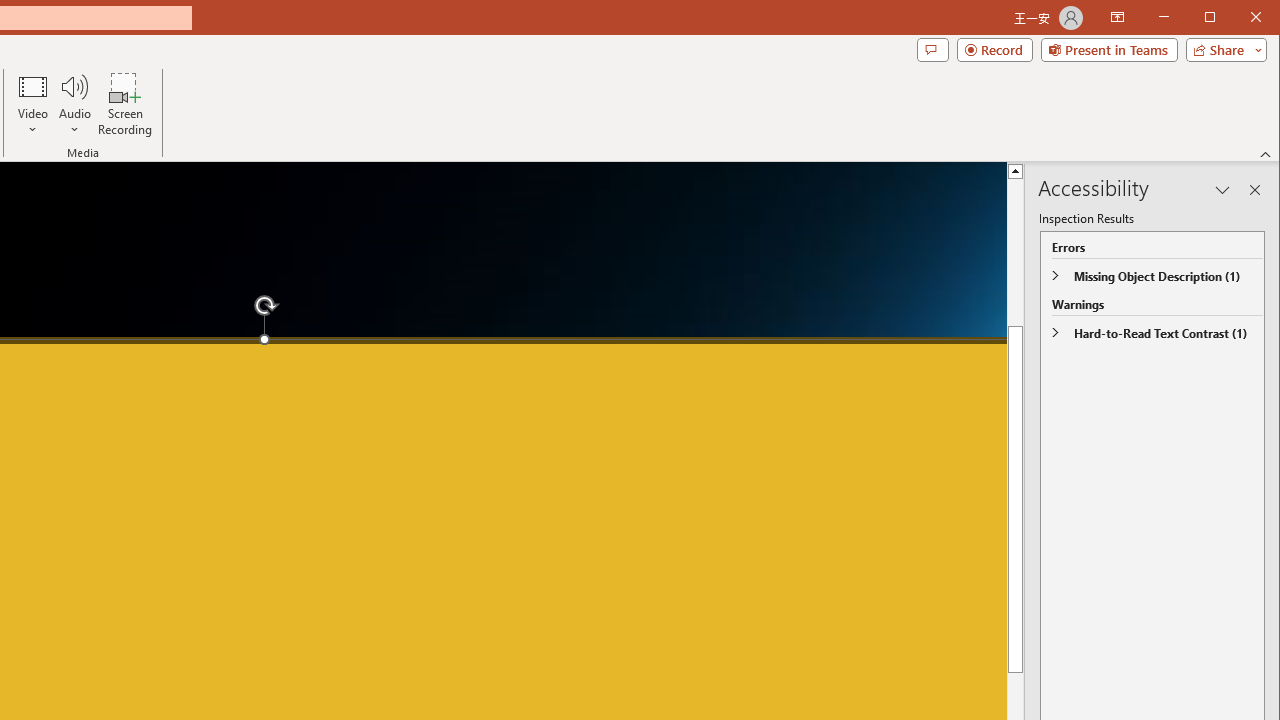 This screenshot has height=720, width=1280. What do you see at coordinates (1221, 49) in the screenshot?
I see `'Share'` at bounding box center [1221, 49].